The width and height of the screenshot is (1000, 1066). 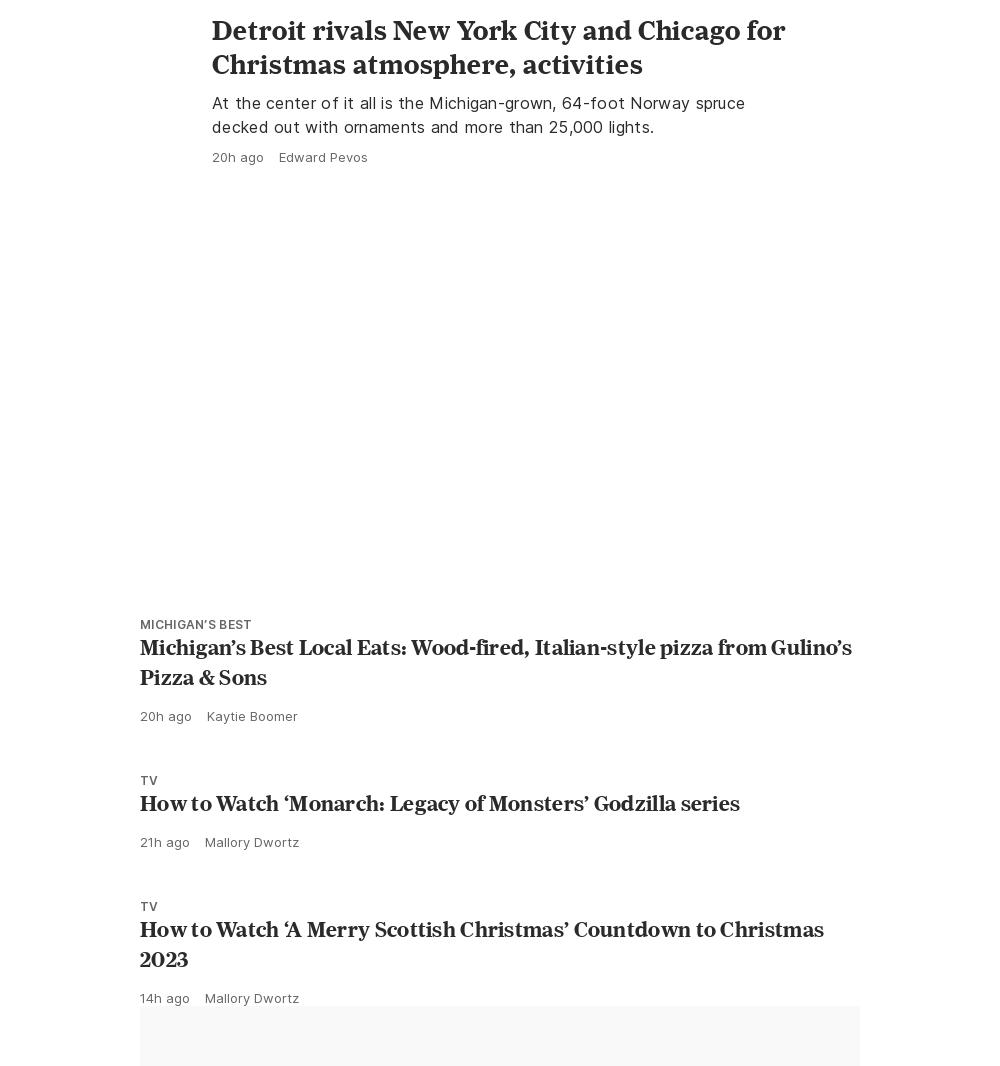 What do you see at coordinates (252, 805) in the screenshot?
I see `'Kaytie Boomer'` at bounding box center [252, 805].